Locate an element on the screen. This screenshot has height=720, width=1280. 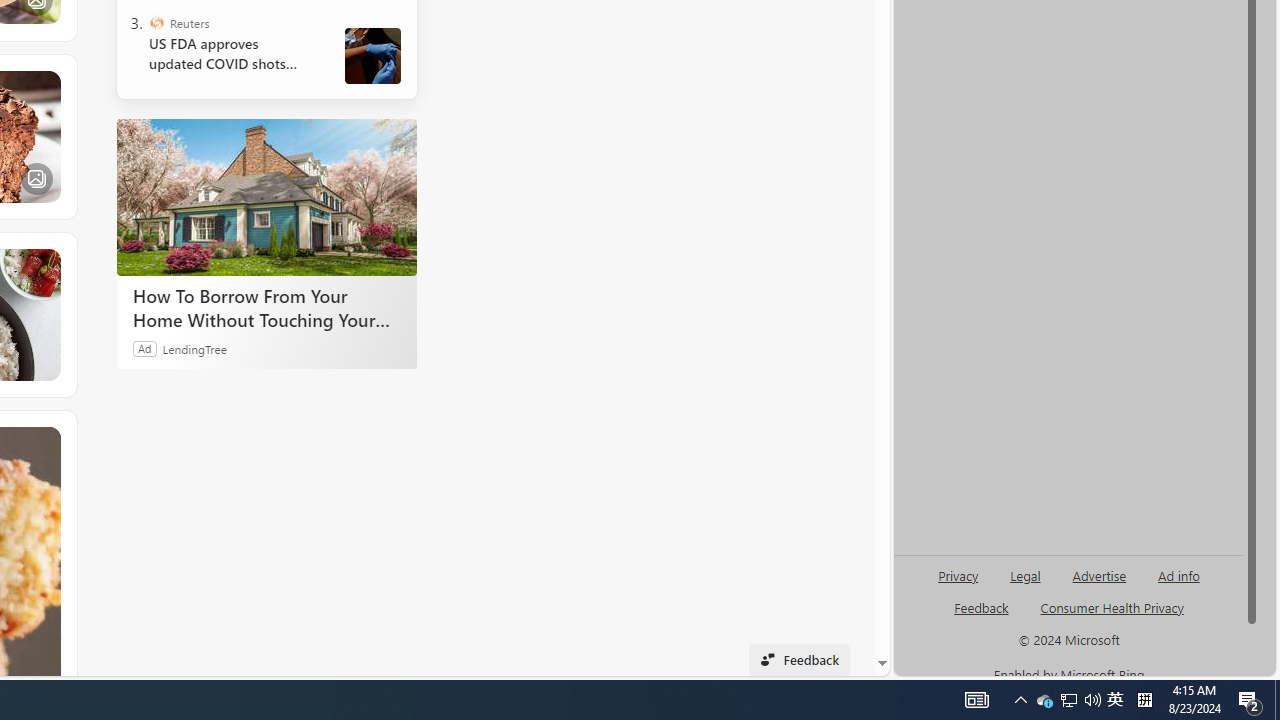
'US FDA approves updated COVID shots ahead of fall and winter' is located at coordinates (231, 53).